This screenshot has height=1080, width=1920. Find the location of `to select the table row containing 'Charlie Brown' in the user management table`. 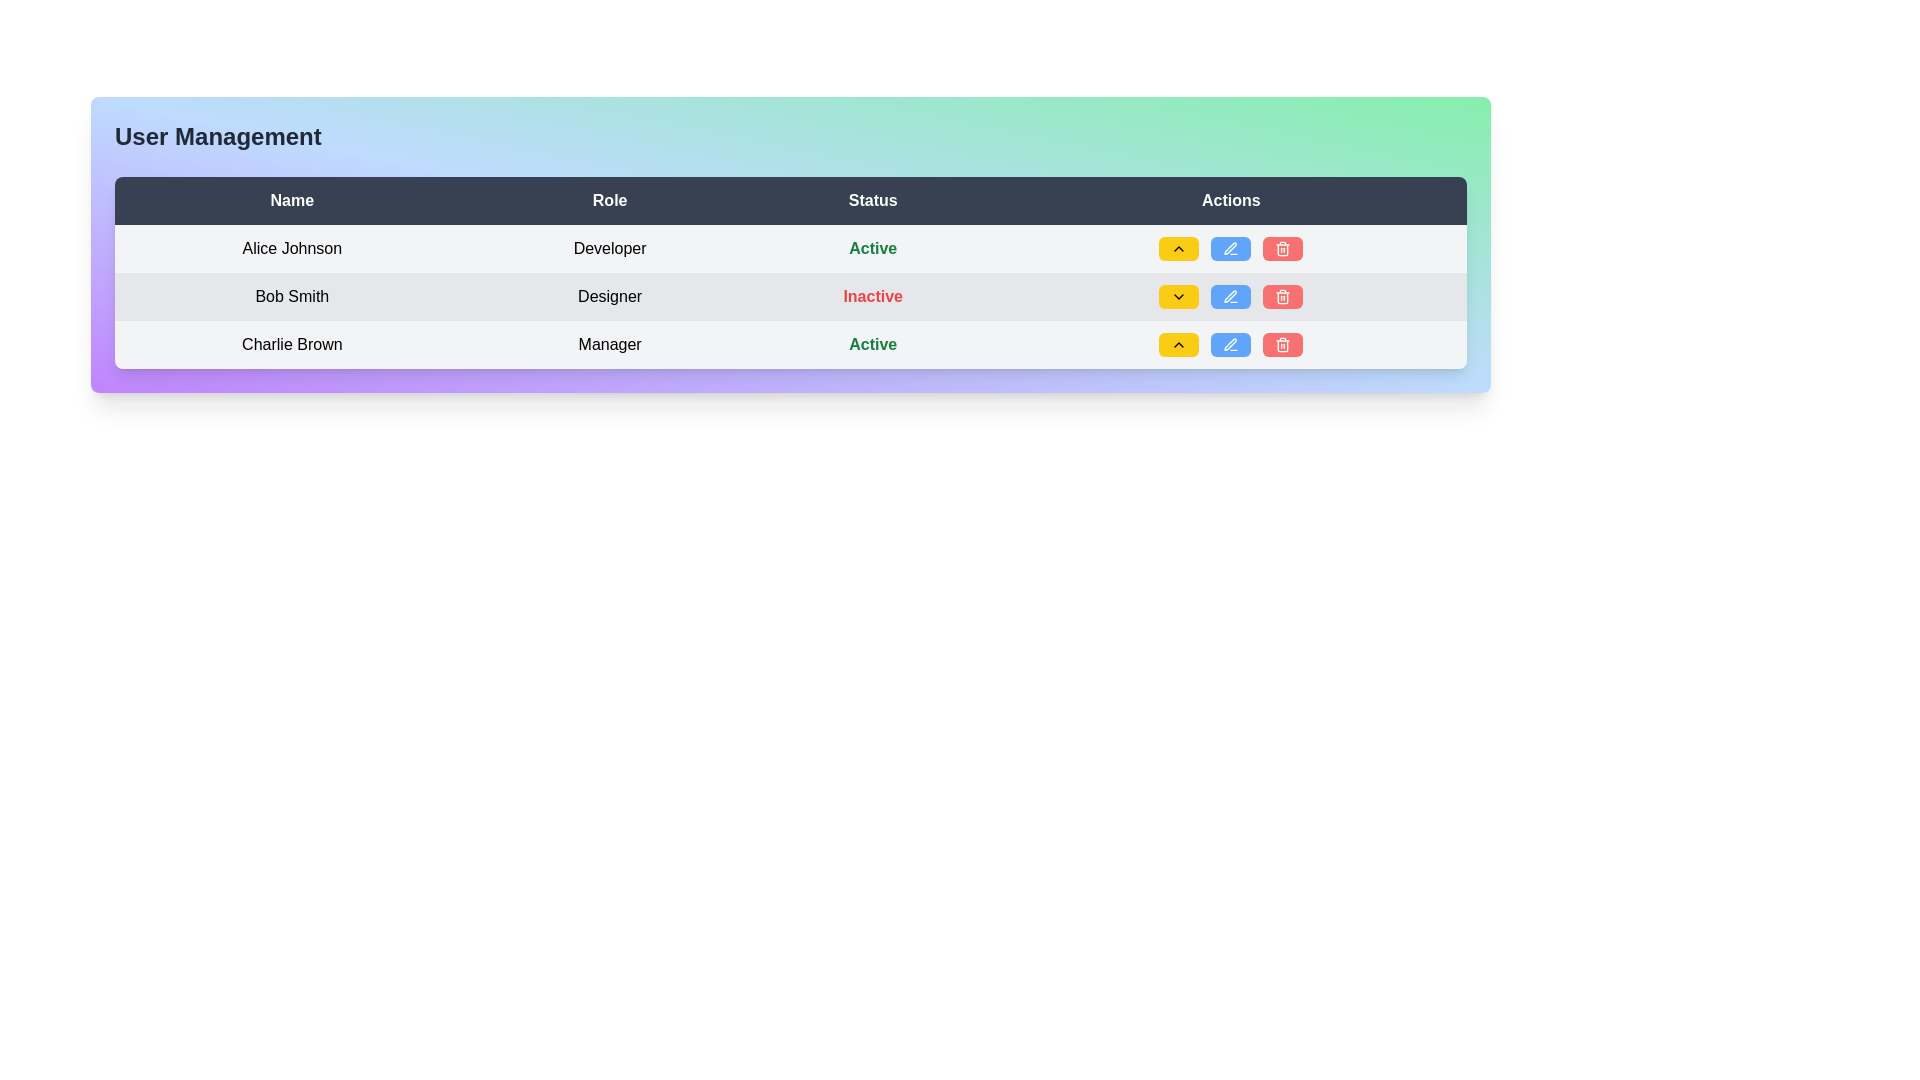

to select the table row containing 'Charlie Brown' in the user management table is located at coordinates (790, 343).